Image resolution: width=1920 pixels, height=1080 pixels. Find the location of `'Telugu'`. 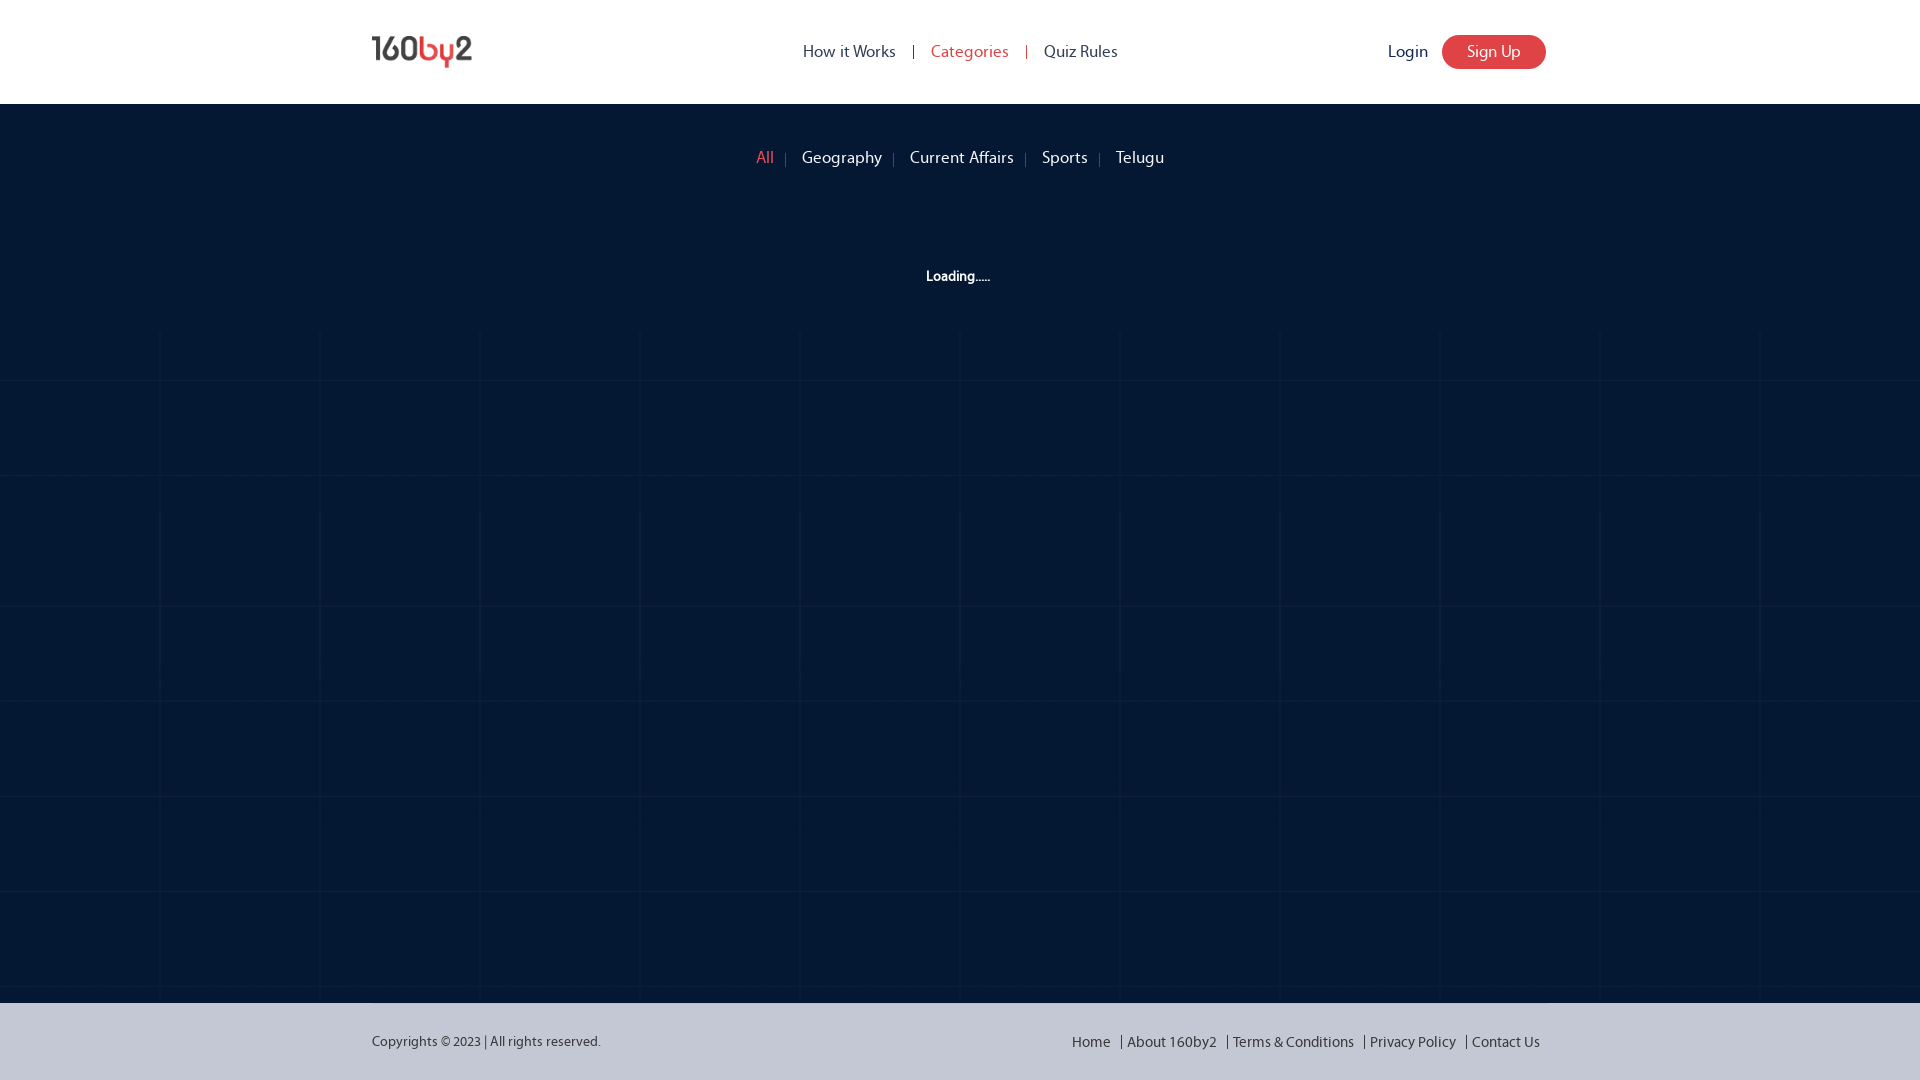

'Telugu' is located at coordinates (1140, 152).